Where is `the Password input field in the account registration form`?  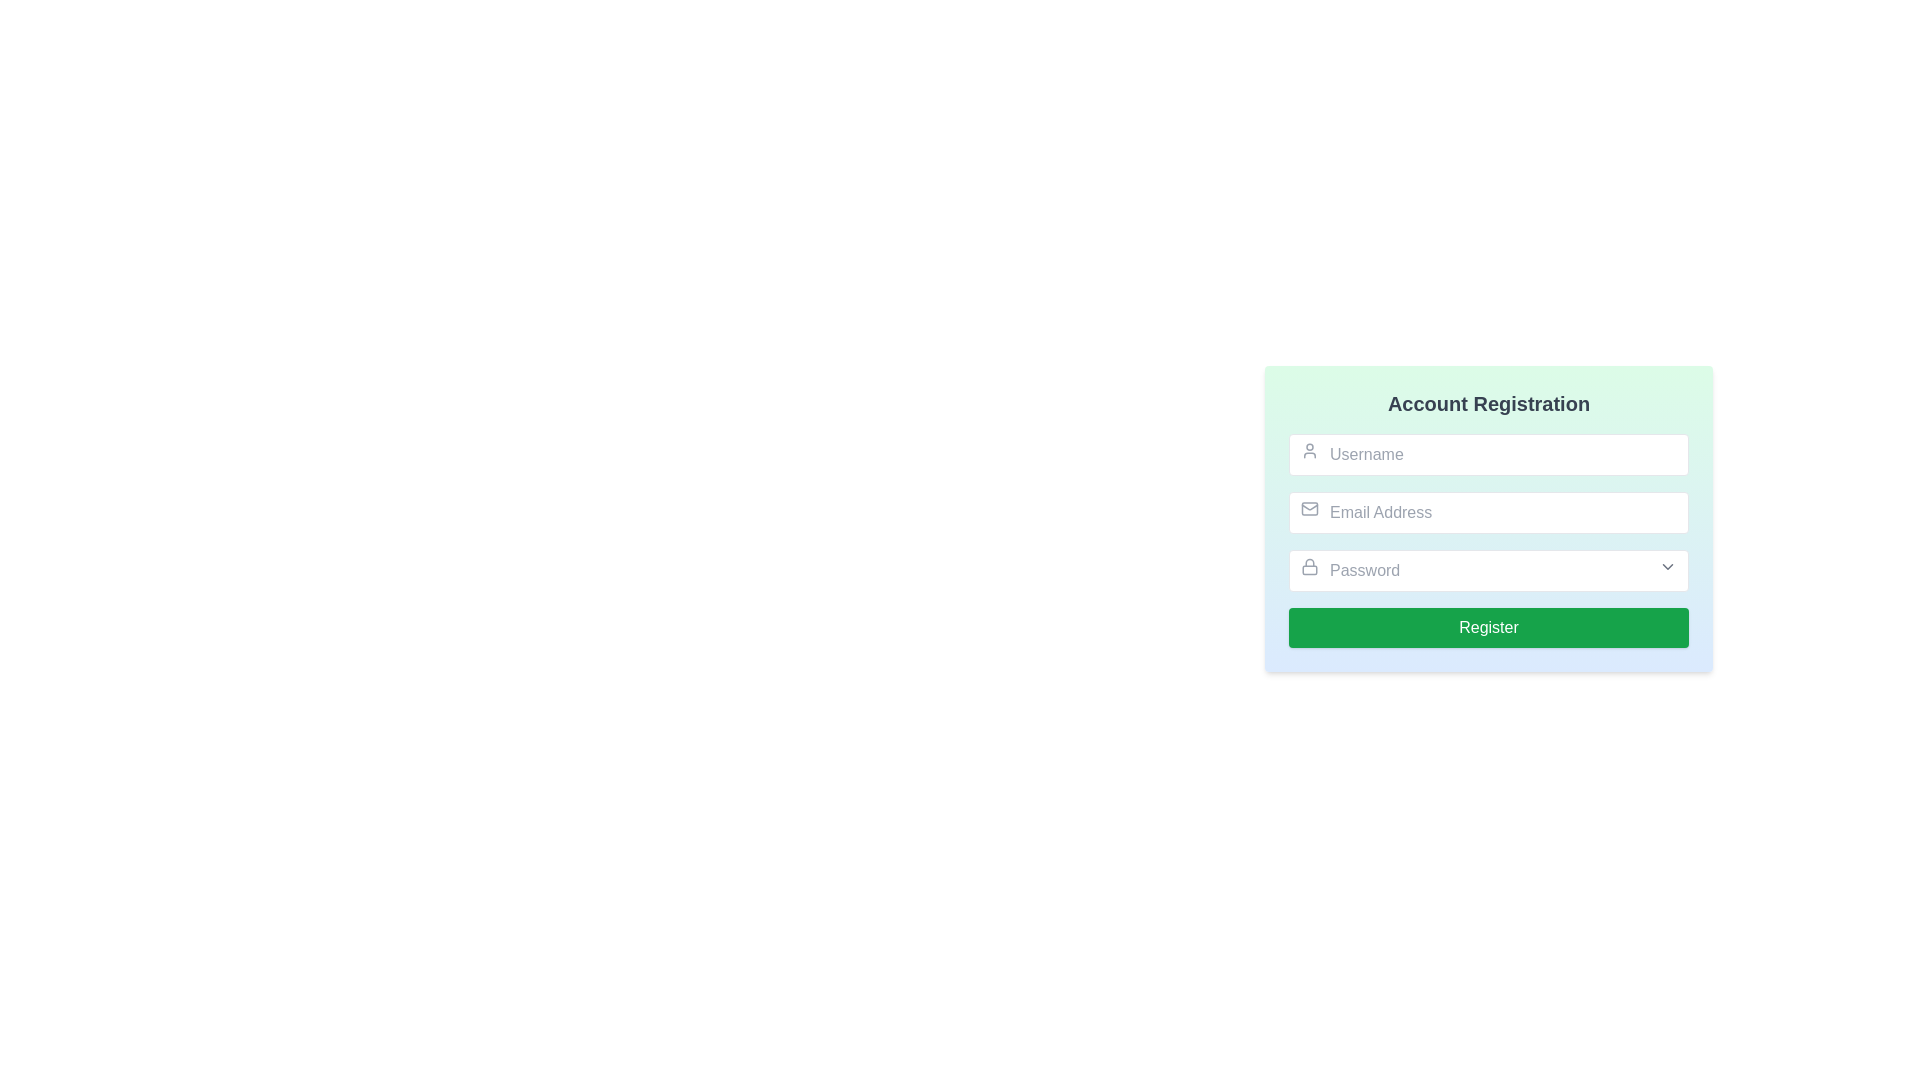 the Password input field in the account registration form is located at coordinates (1488, 570).